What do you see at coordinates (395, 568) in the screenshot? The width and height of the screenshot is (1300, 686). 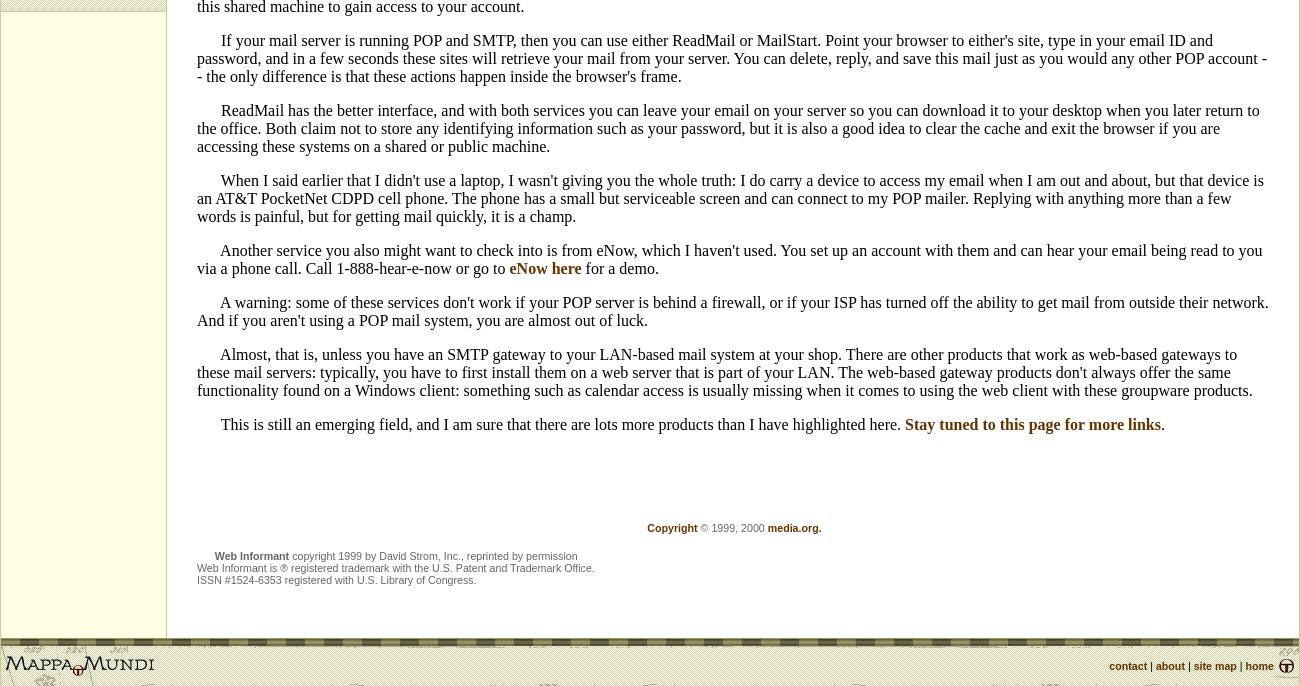 I see `'Web Informant is ® registered trademark with the U.S. Patent and Trademark Office.'` at bounding box center [395, 568].